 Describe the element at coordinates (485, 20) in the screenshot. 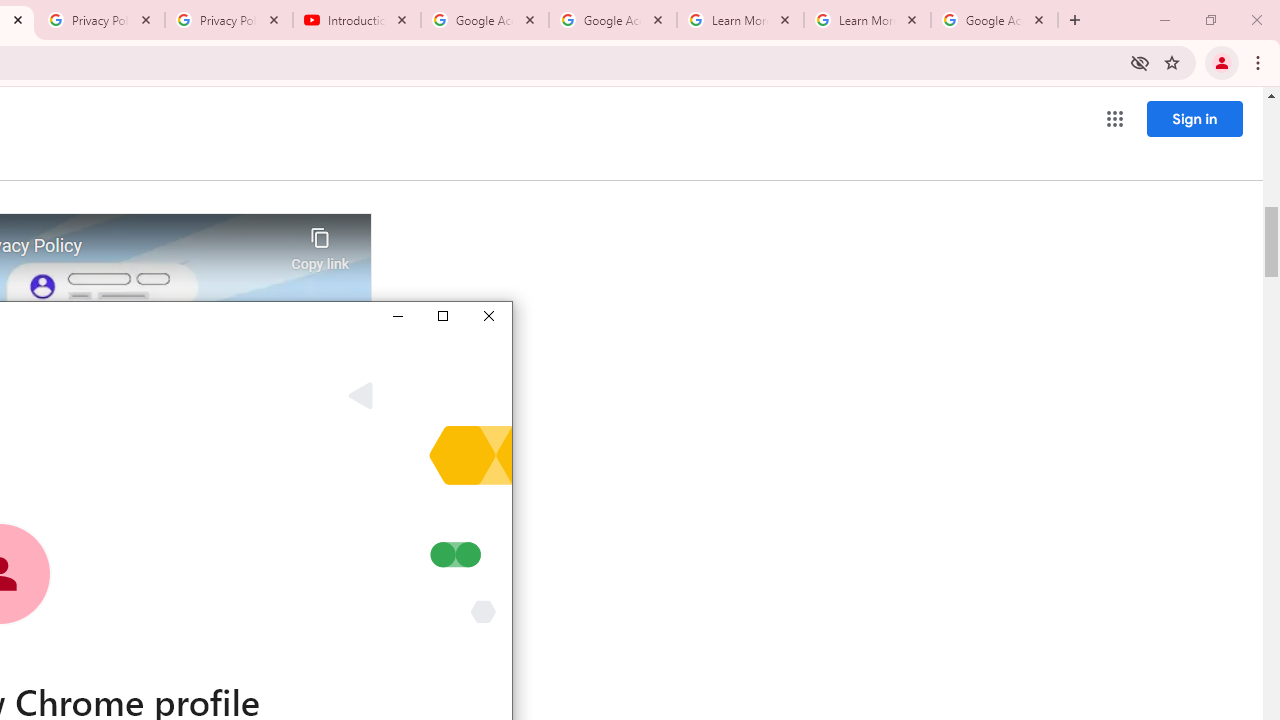

I see `'Google Account Help'` at that location.